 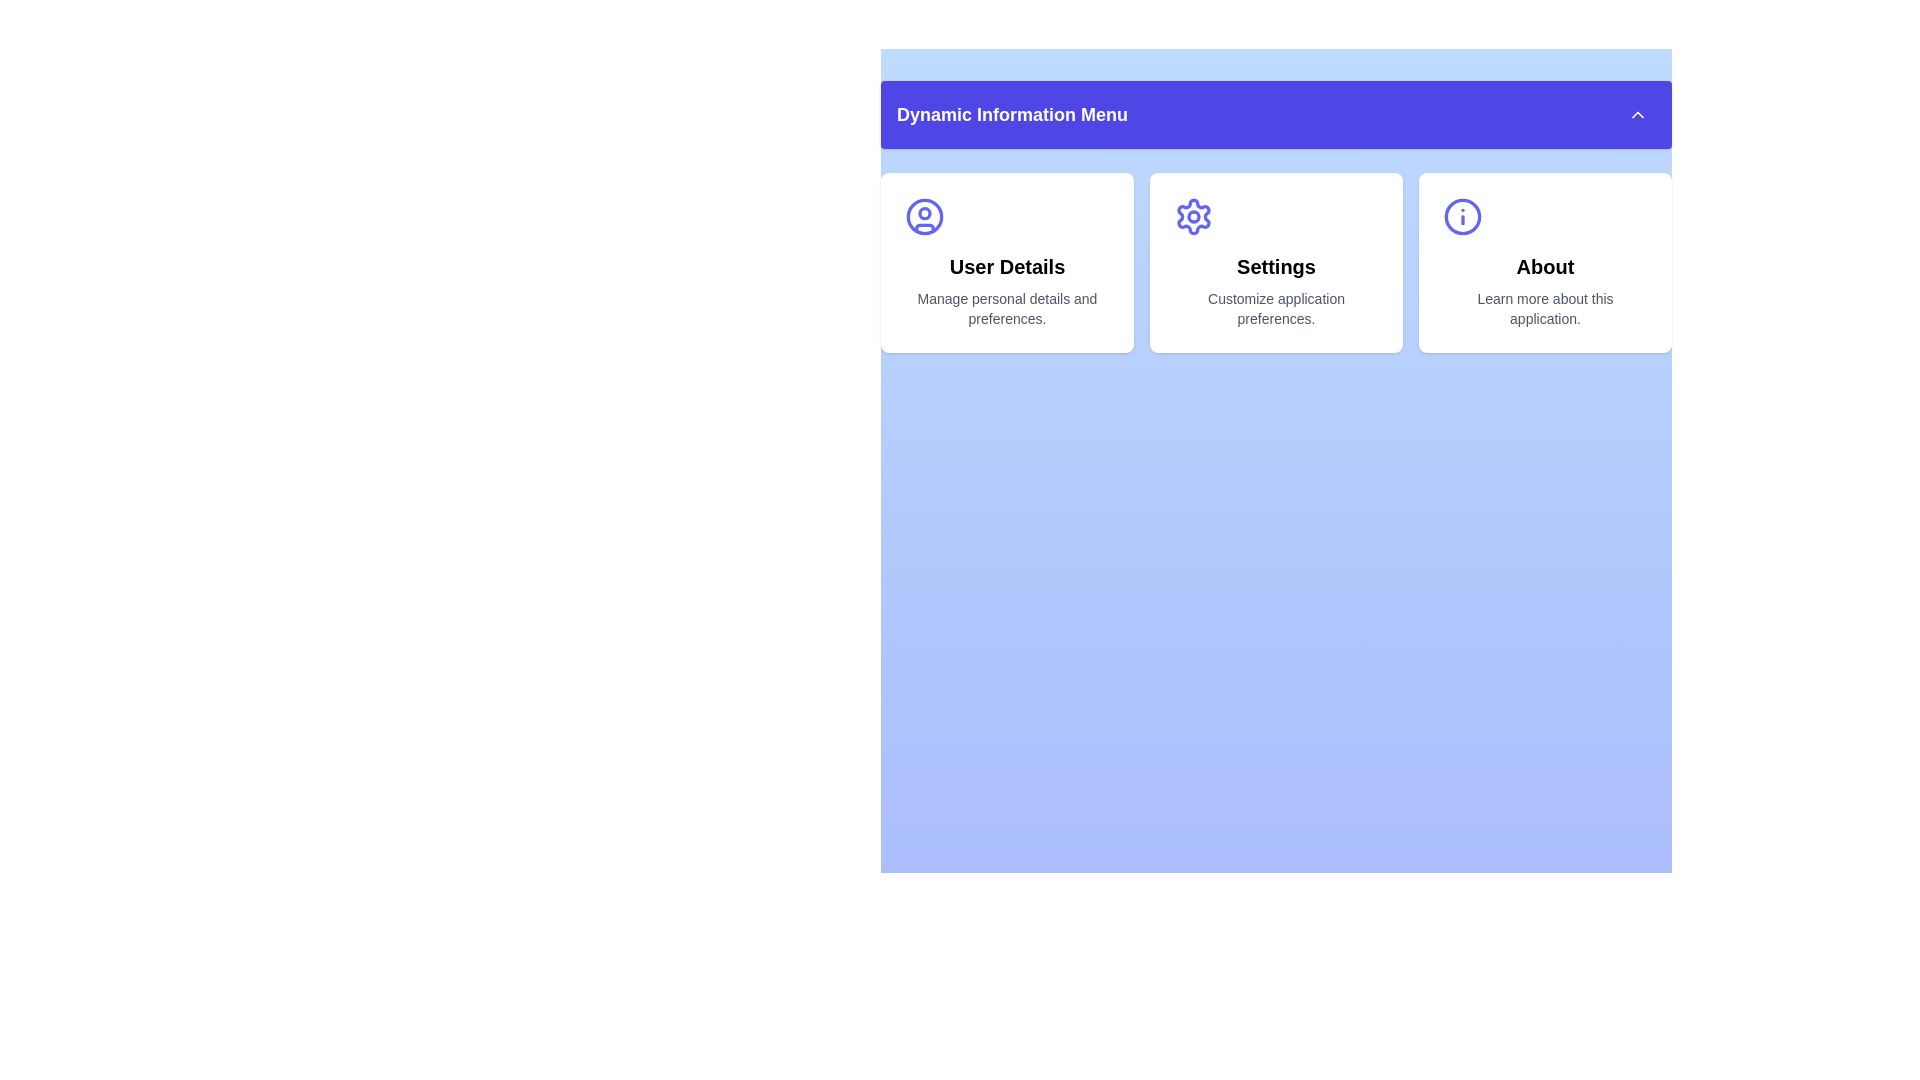 I want to click on the menu item User Details to observe its visual feedback, so click(x=1007, y=261).